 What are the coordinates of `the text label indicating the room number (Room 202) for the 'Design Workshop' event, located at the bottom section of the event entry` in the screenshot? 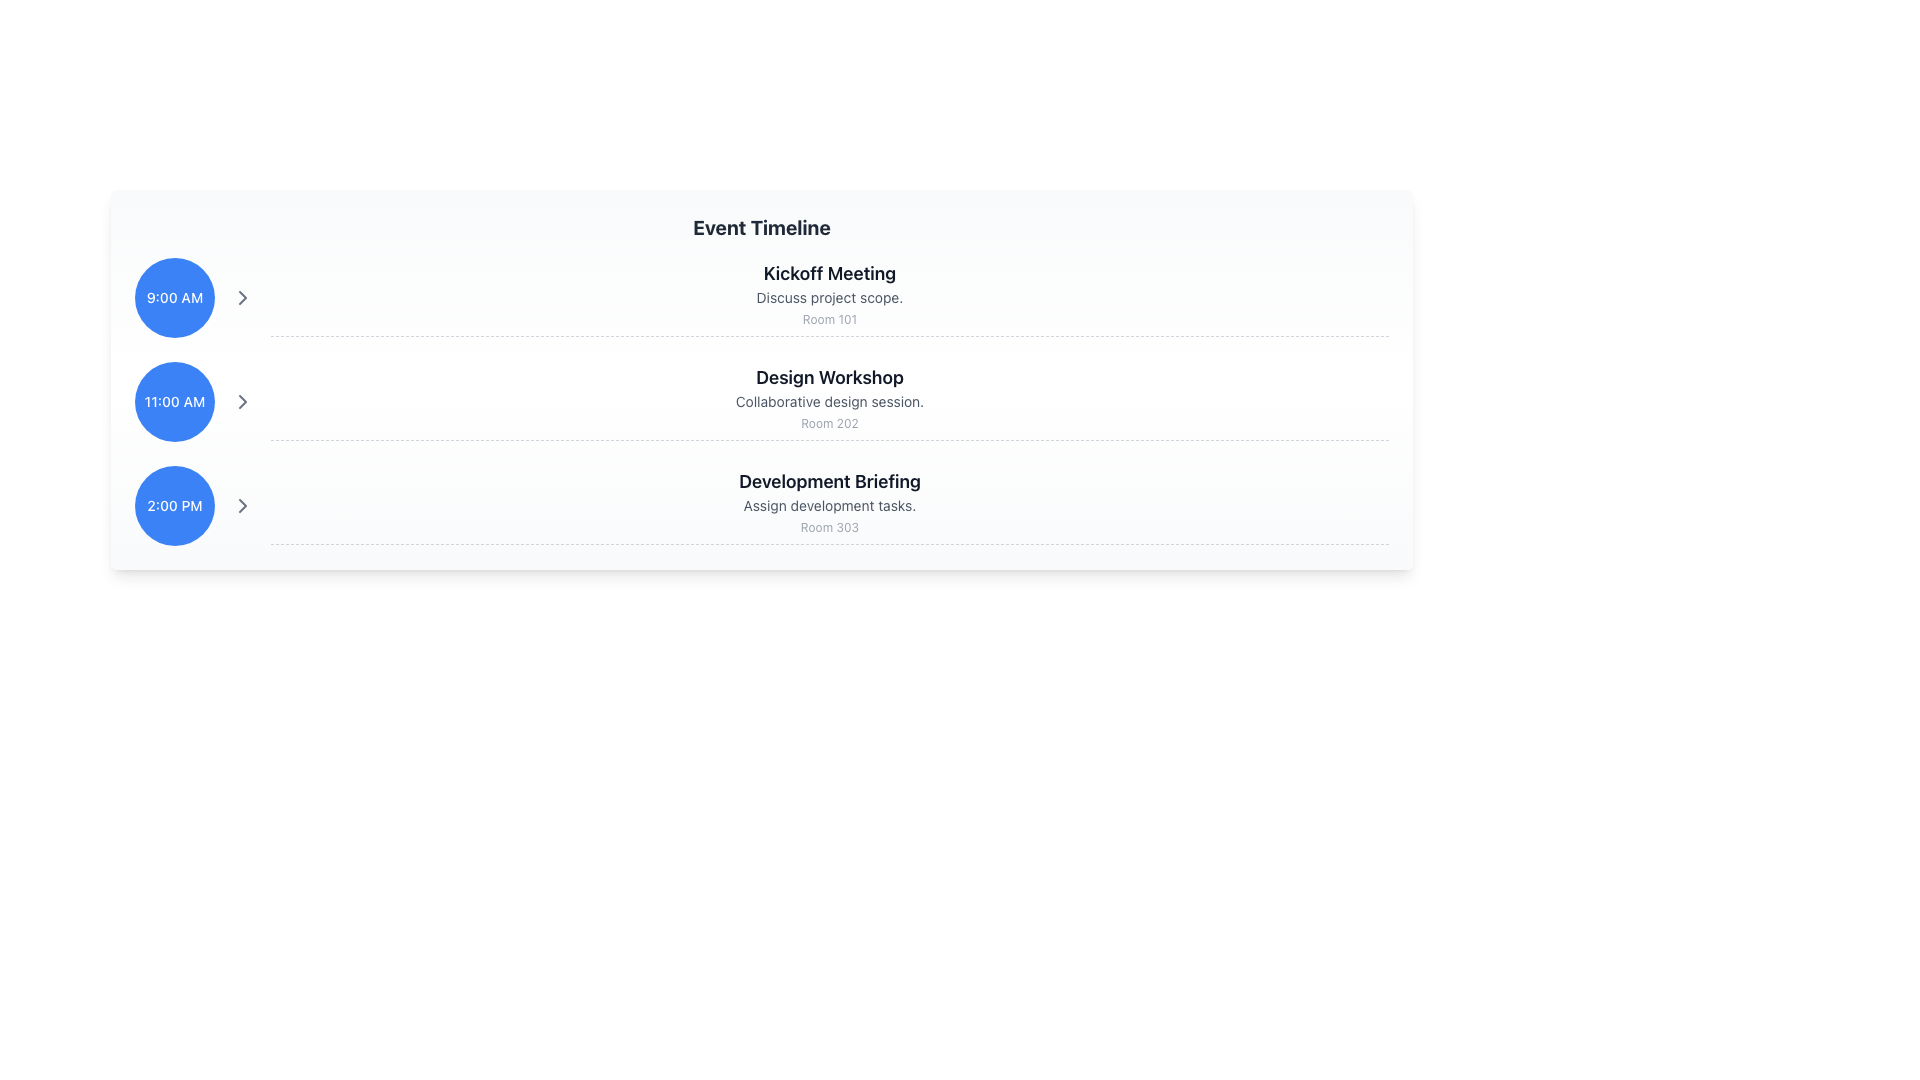 It's located at (830, 422).